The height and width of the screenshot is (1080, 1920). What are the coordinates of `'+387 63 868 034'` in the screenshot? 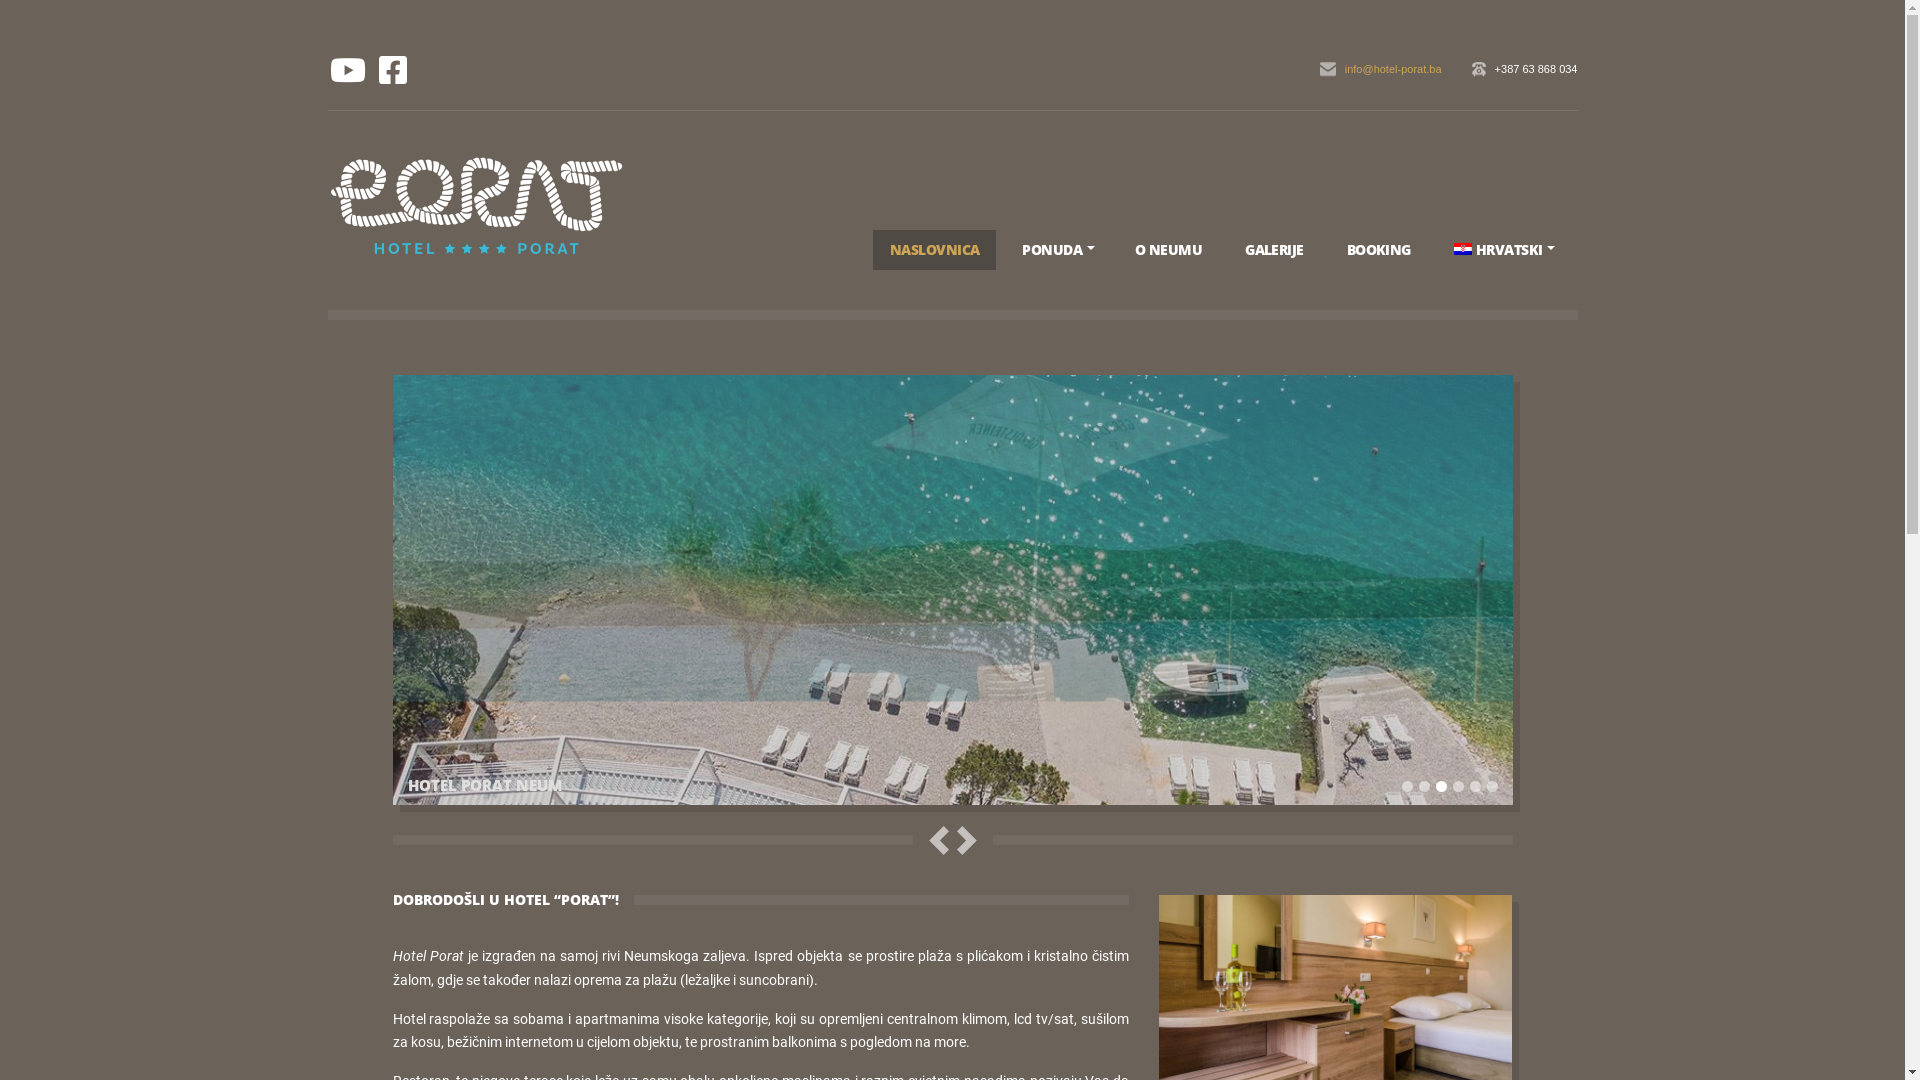 It's located at (1522, 68).